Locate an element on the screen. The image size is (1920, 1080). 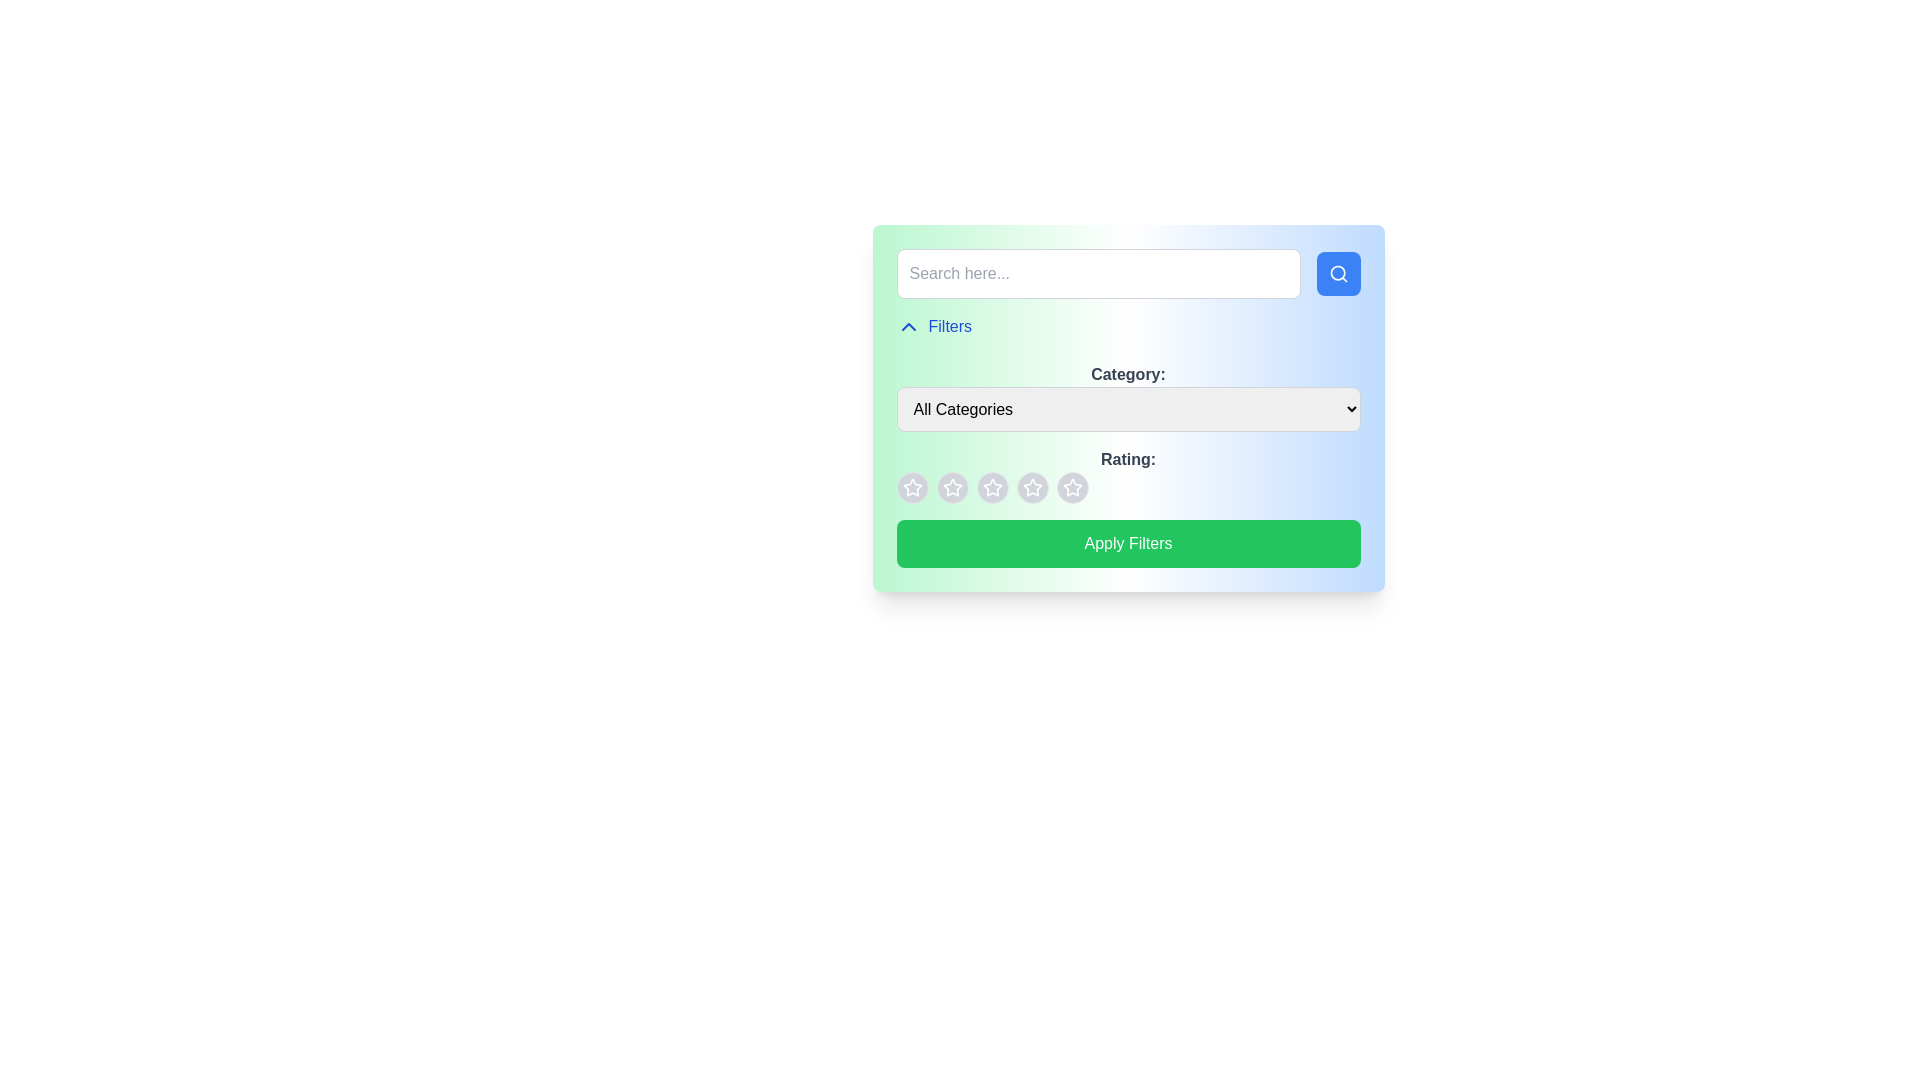
the fifth circular rating button located below the 'Rating:' label in the filtering panel is located at coordinates (1071, 488).